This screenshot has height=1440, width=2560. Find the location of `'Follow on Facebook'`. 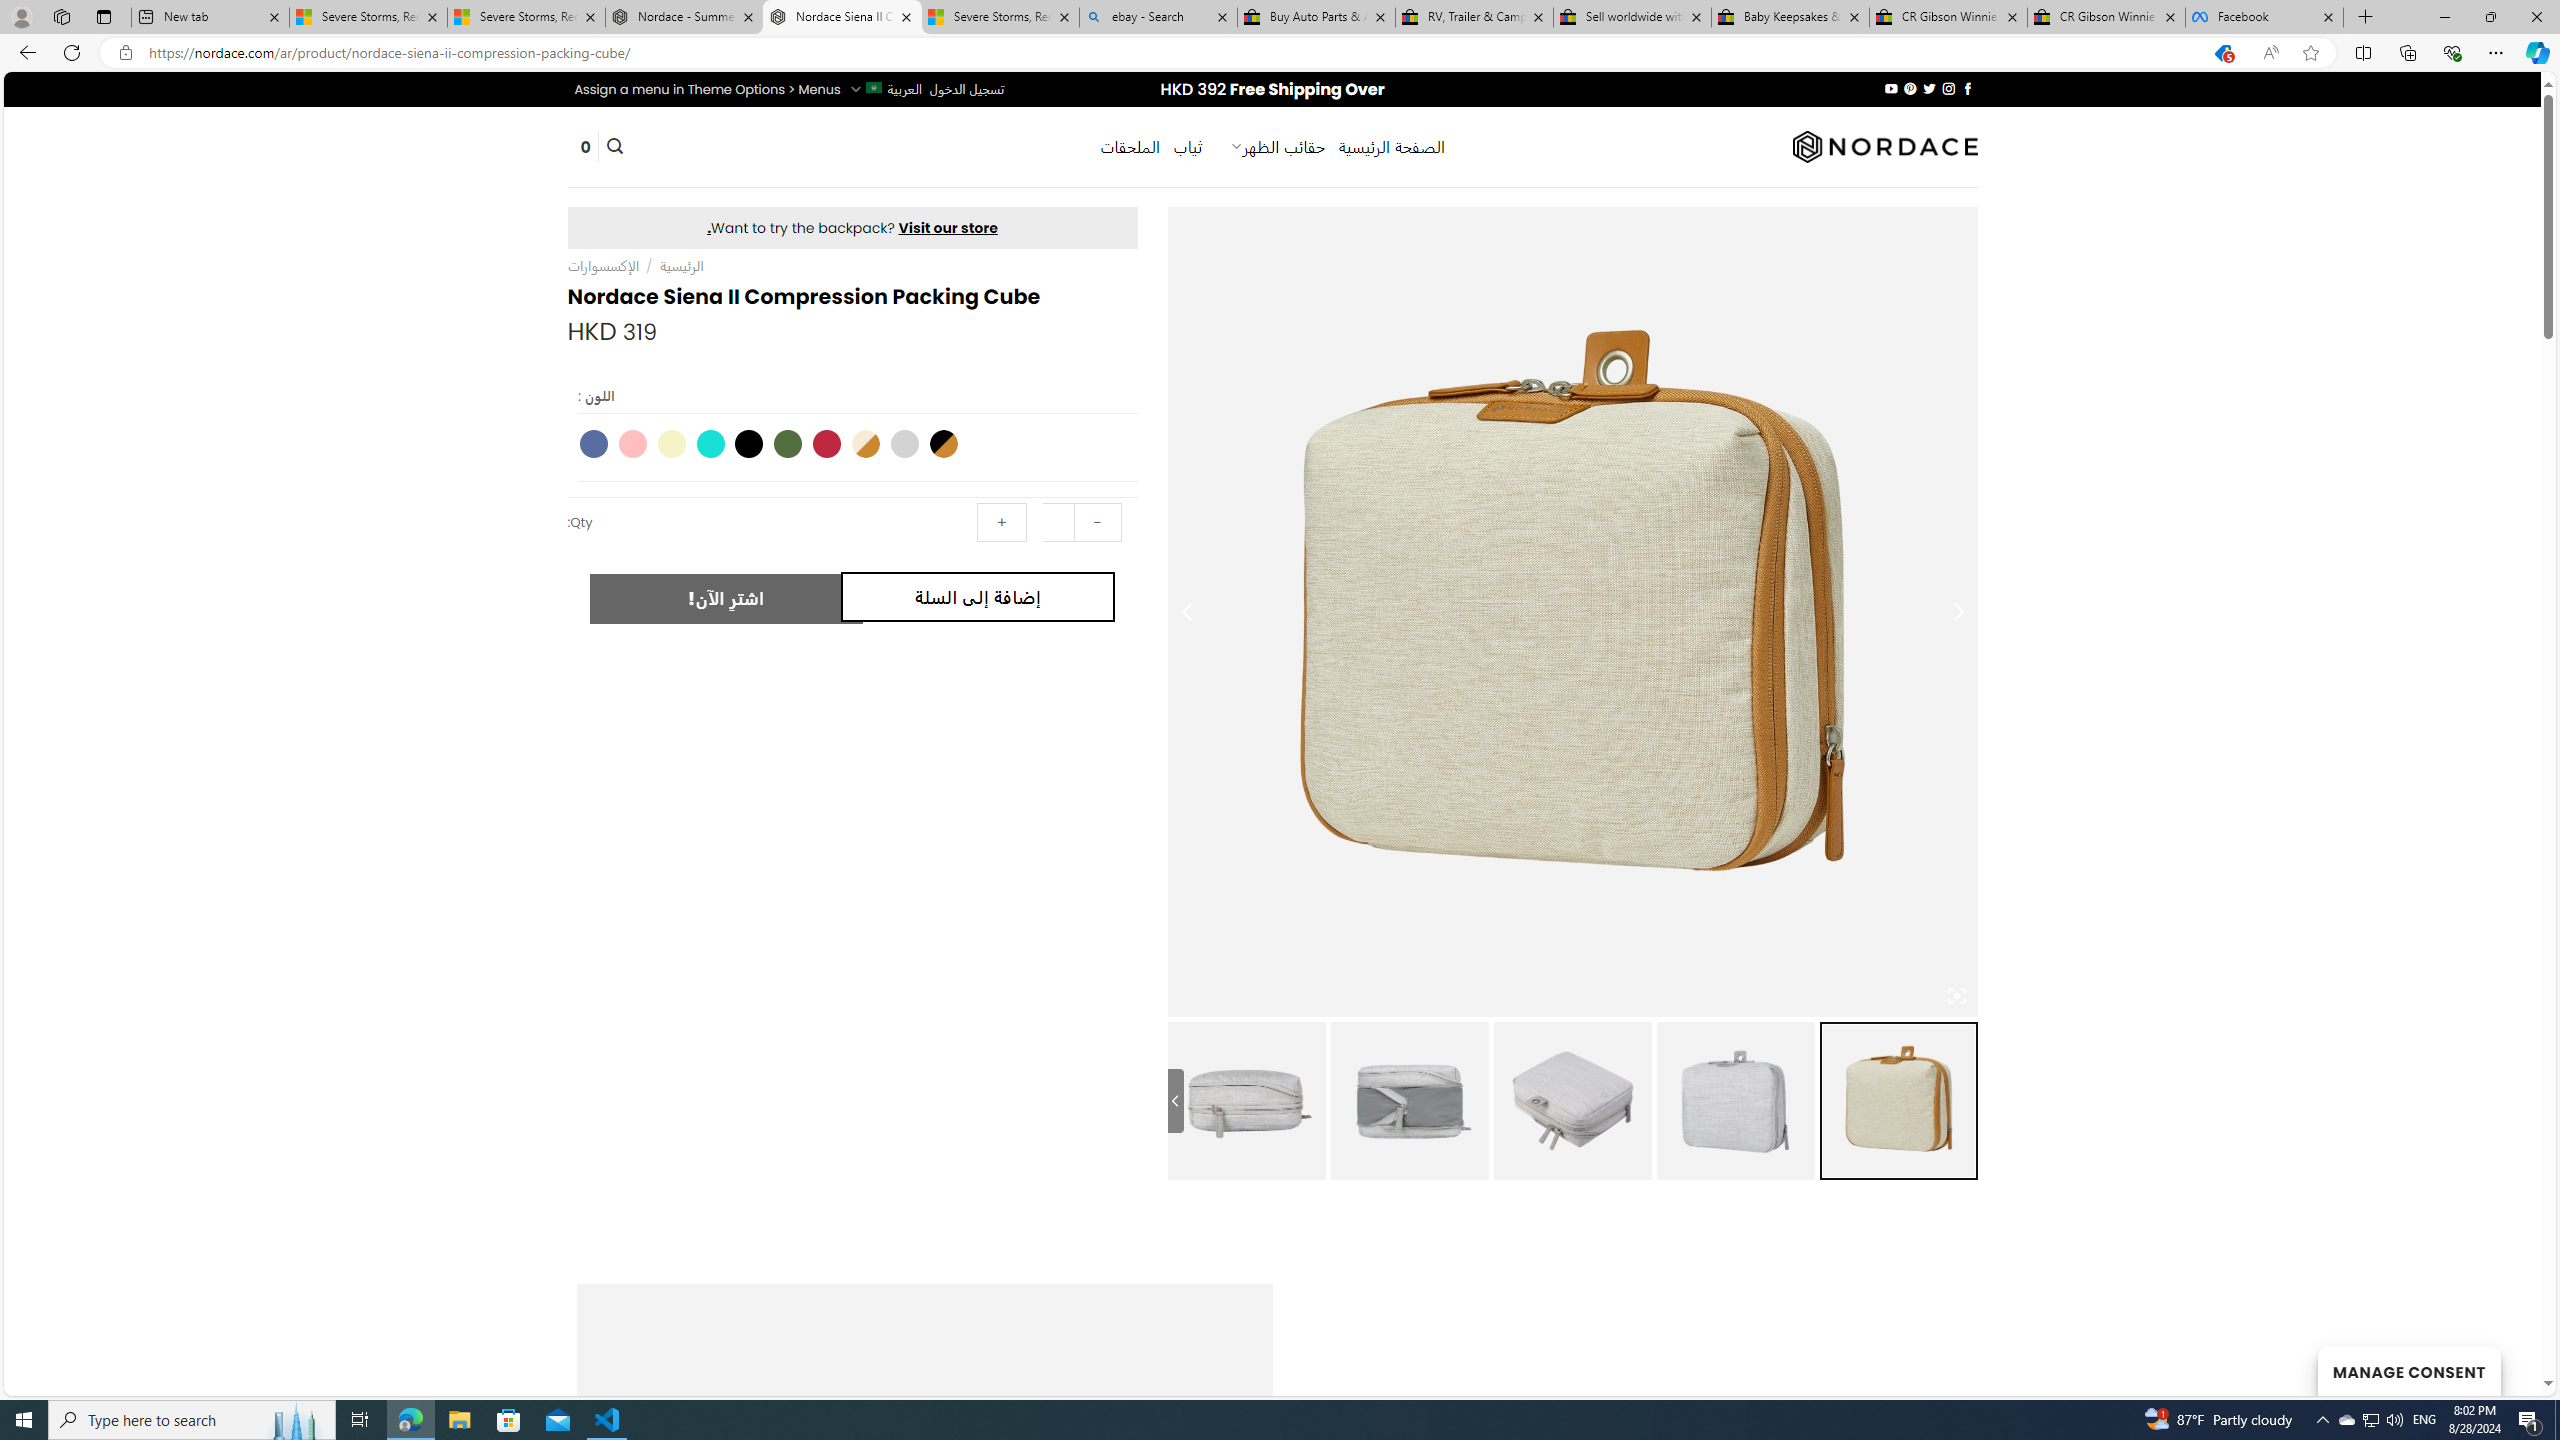

'Follow on Facebook' is located at coordinates (1966, 88).